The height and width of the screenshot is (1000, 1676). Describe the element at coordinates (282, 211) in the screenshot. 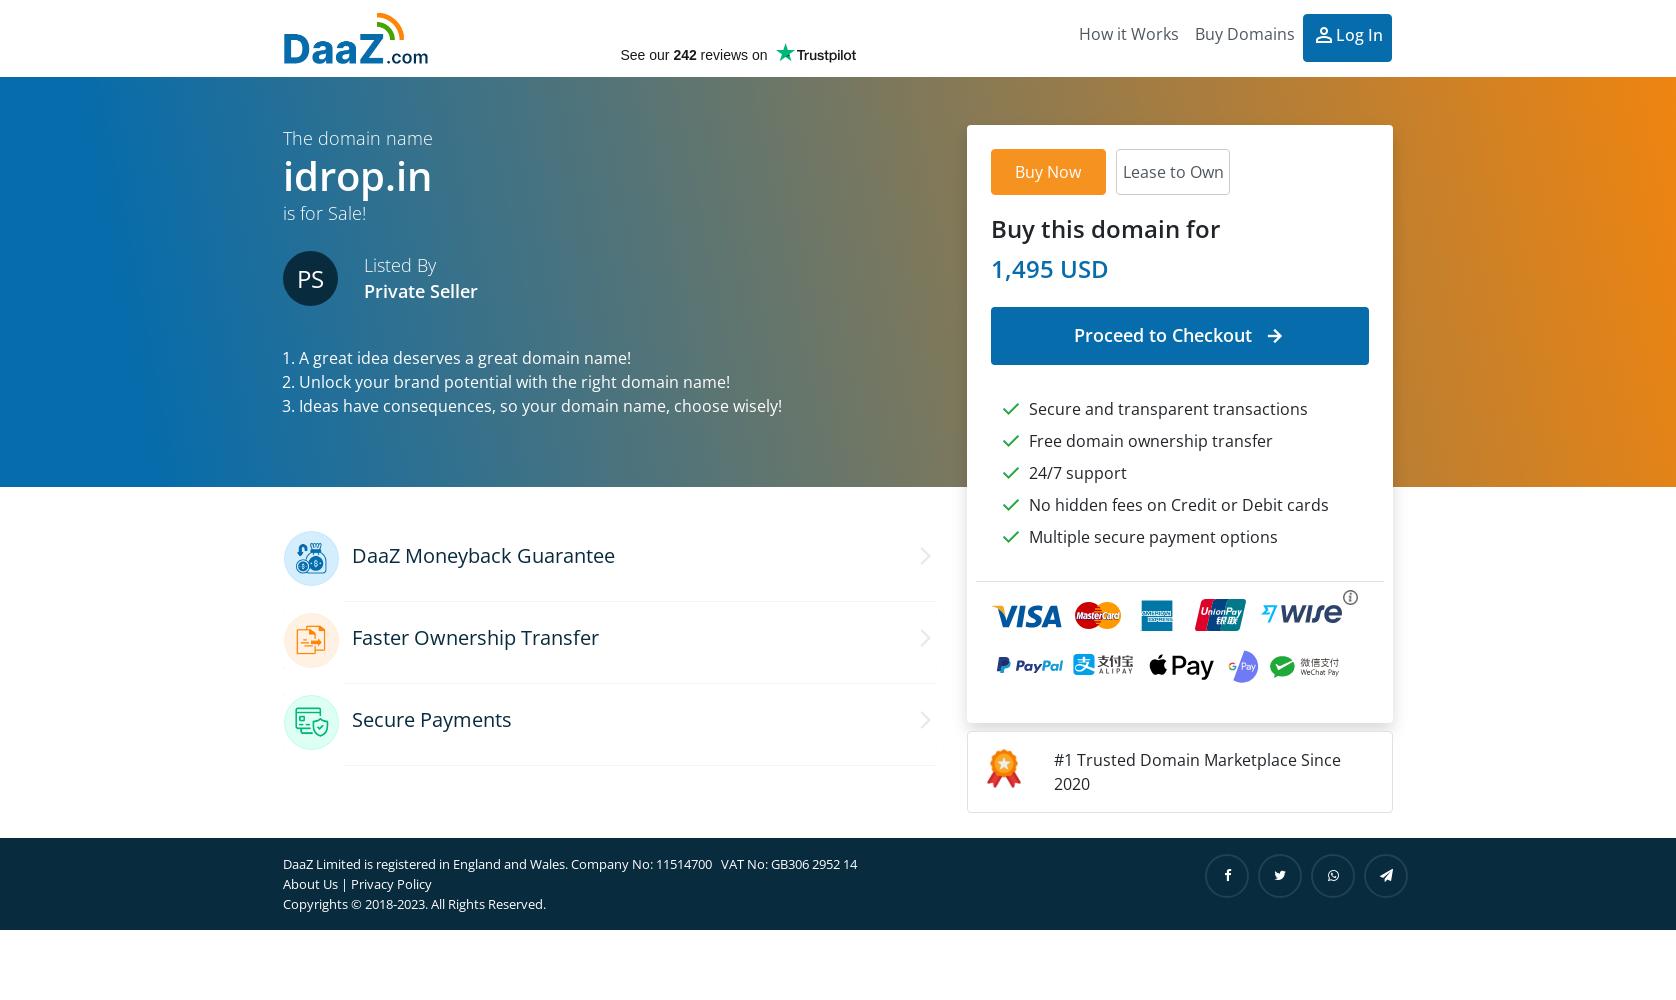

I see `'is for Sale!'` at that location.